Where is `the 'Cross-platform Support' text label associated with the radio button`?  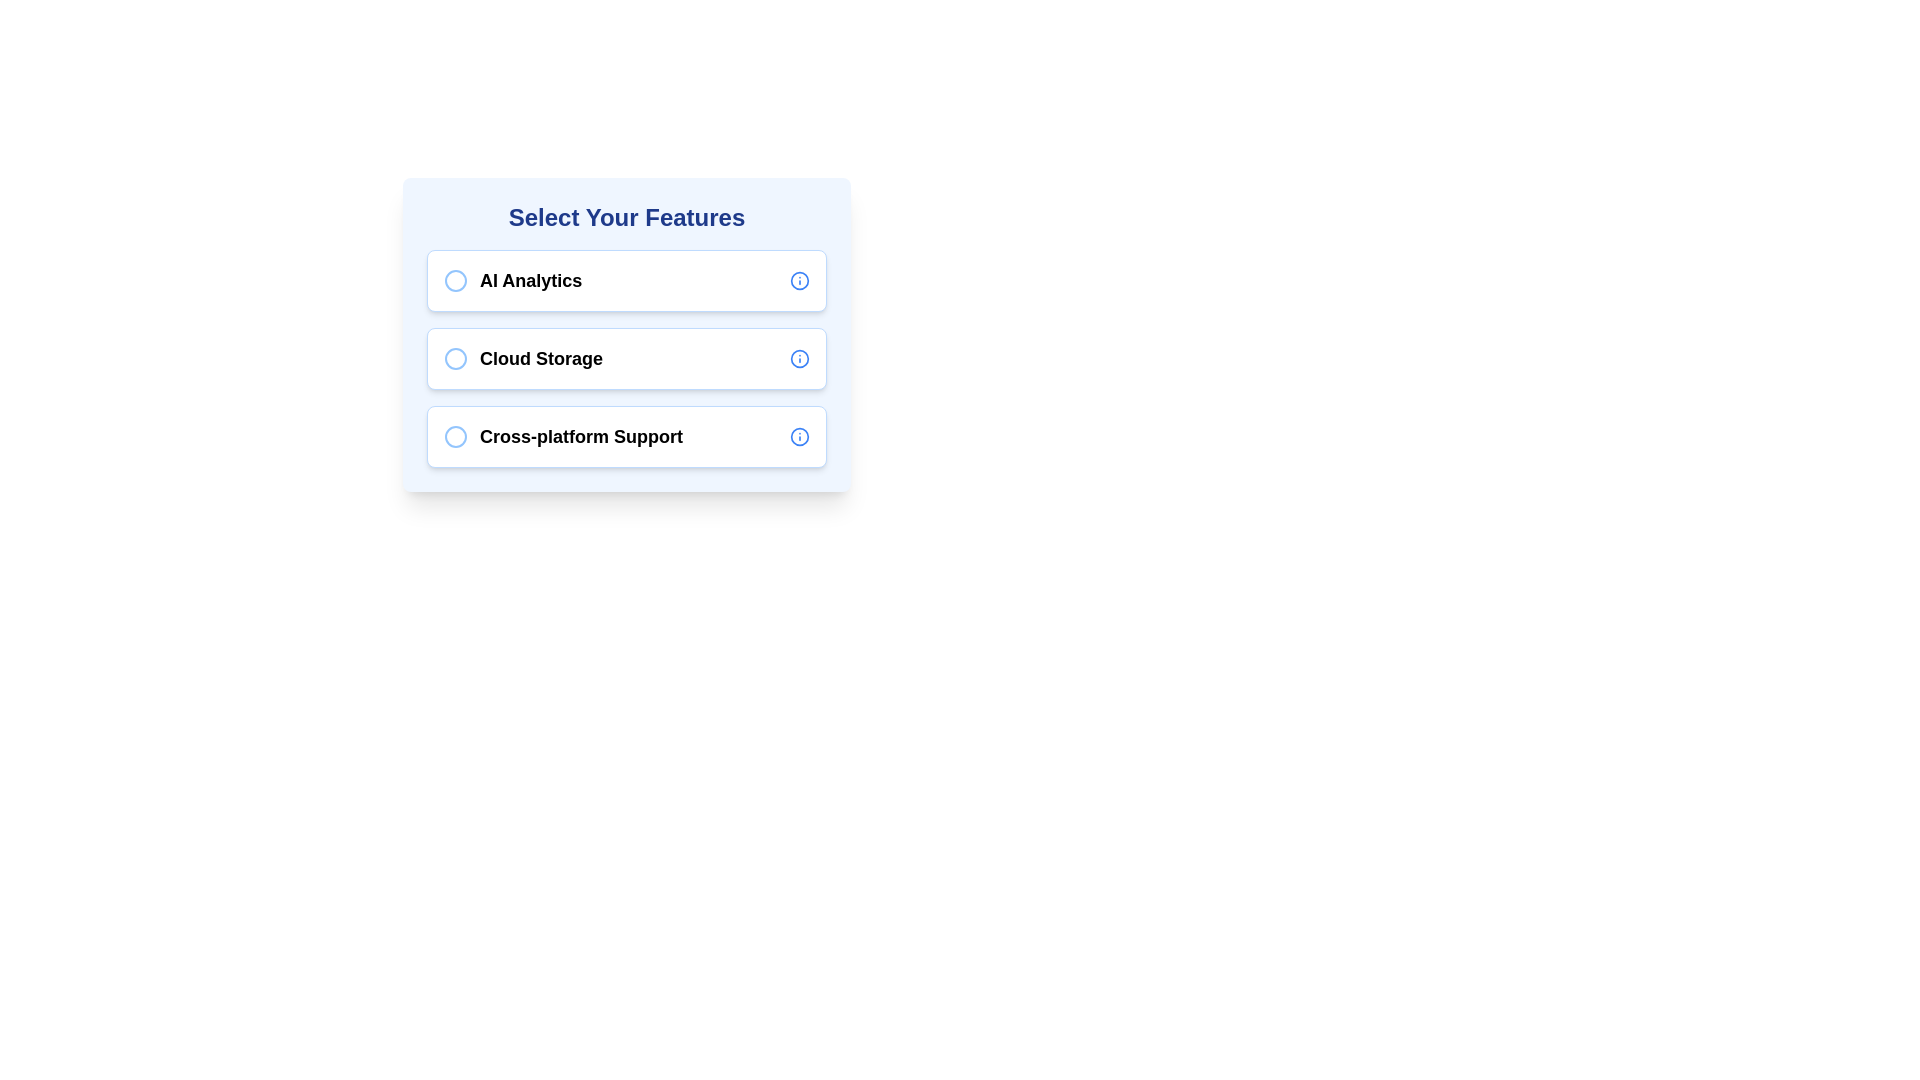 the 'Cross-platform Support' text label associated with the radio button is located at coordinates (562, 435).